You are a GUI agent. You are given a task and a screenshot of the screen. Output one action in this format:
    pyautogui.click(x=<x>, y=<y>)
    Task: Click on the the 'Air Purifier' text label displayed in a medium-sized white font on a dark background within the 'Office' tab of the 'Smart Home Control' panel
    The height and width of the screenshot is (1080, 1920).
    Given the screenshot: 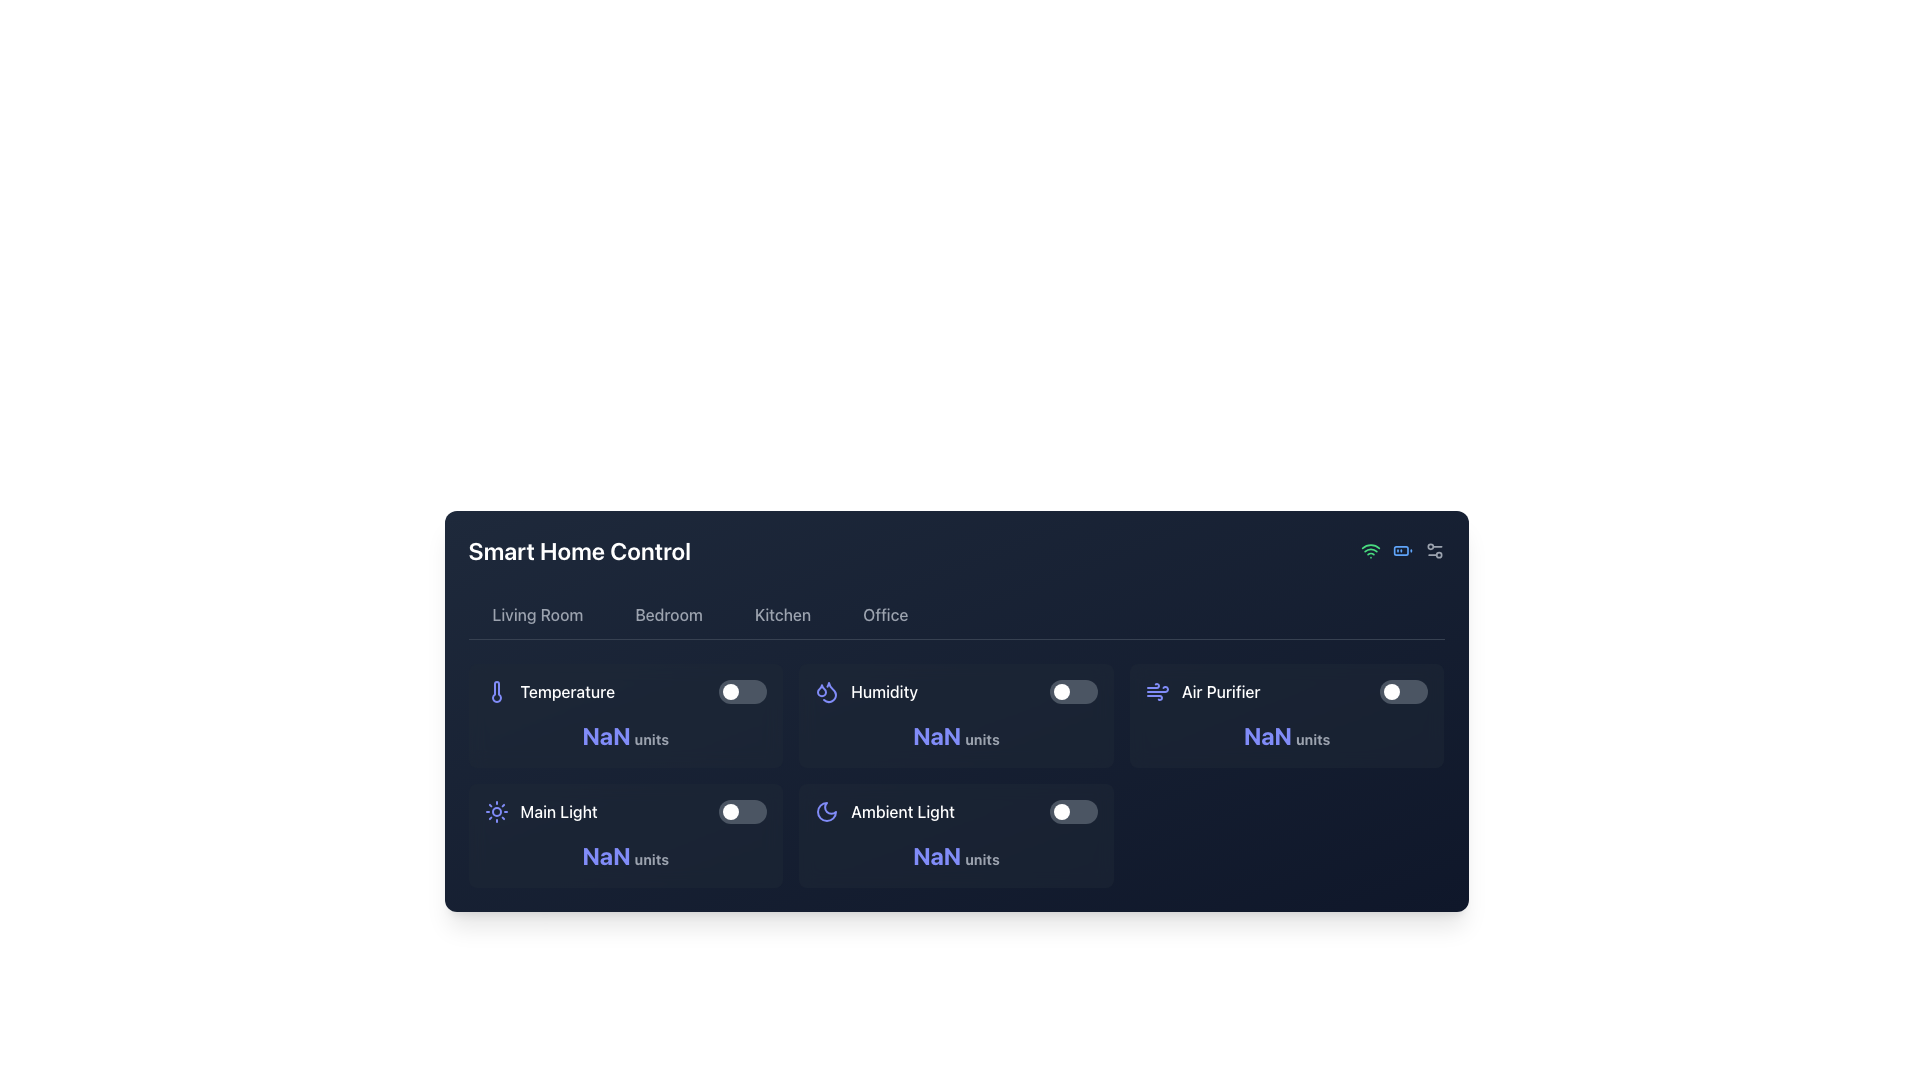 What is the action you would take?
    pyautogui.click(x=1220, y=690)
    